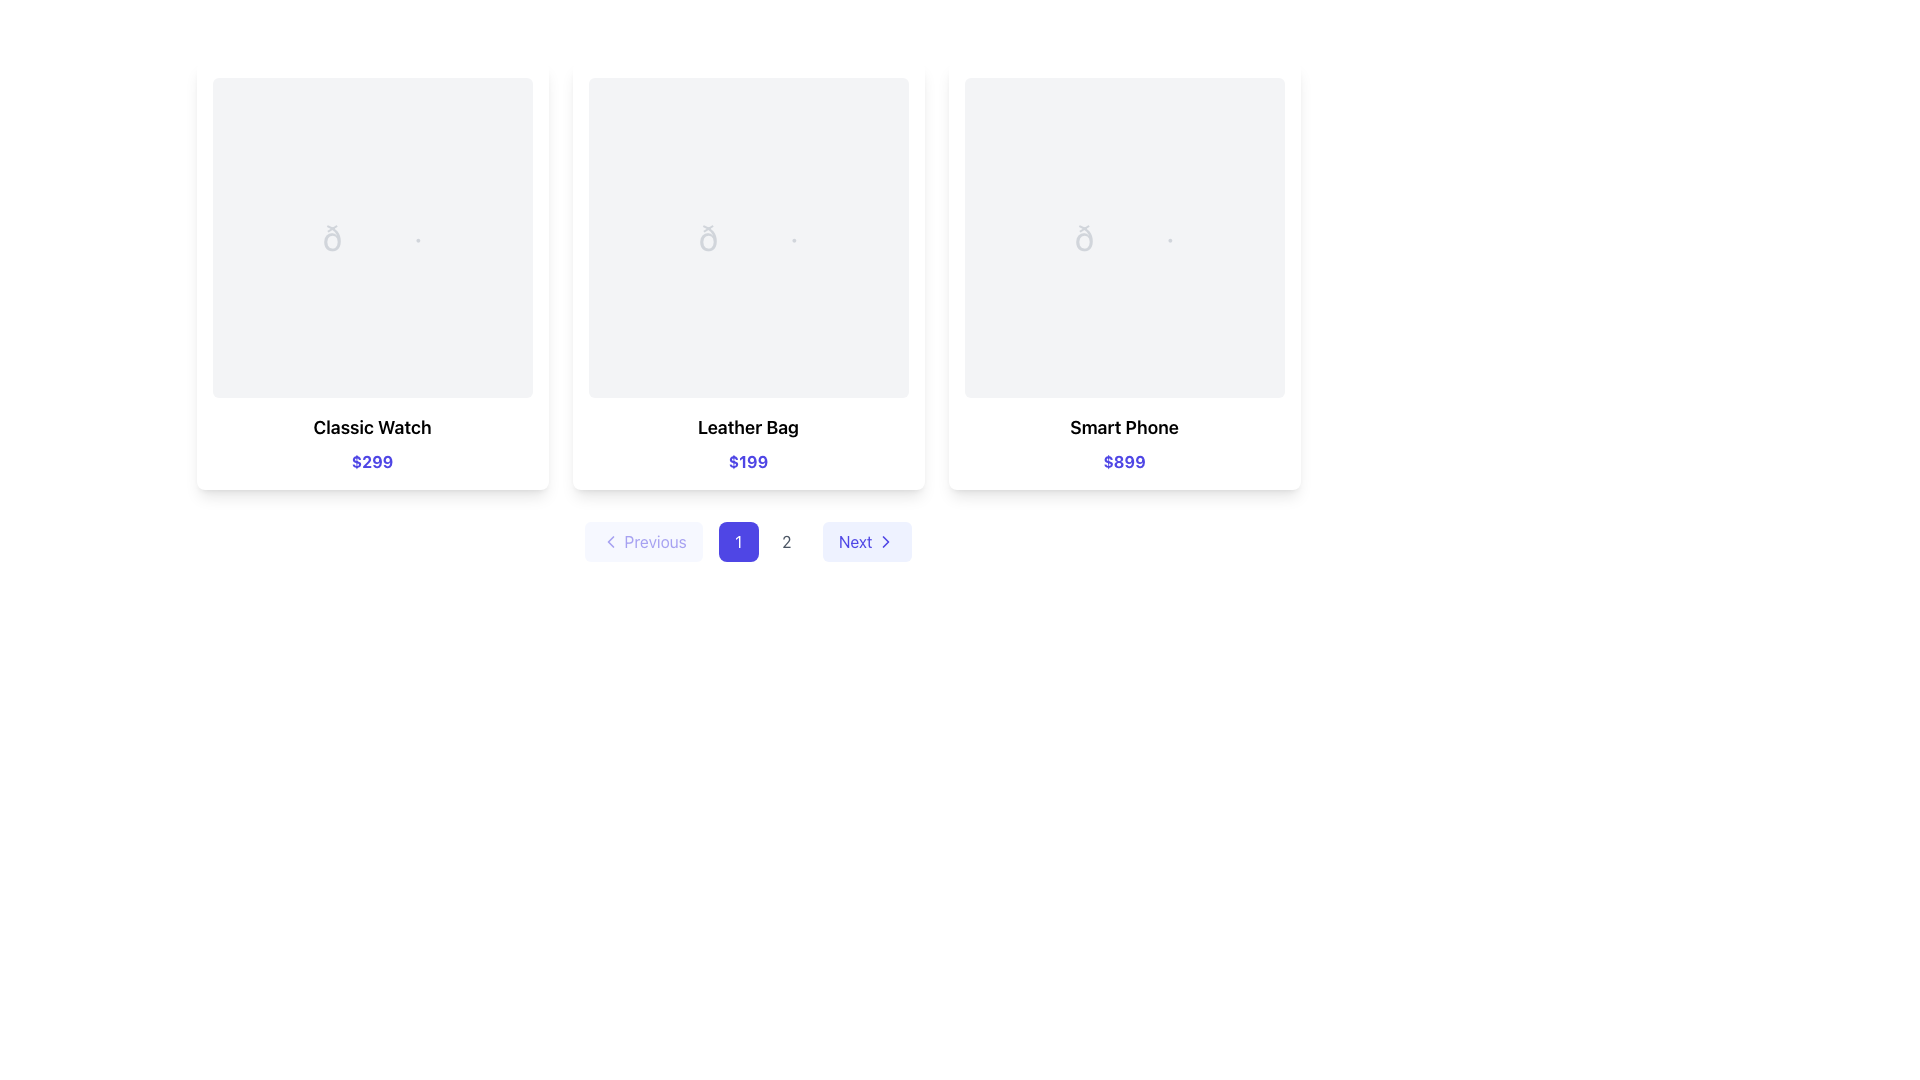  Describe the element at coordinates (885, 542) in the screenshot. I see `the rightward-pointing chevron icon within the 'Next' button on the pagination bar to advance to the next page of items` at that location.